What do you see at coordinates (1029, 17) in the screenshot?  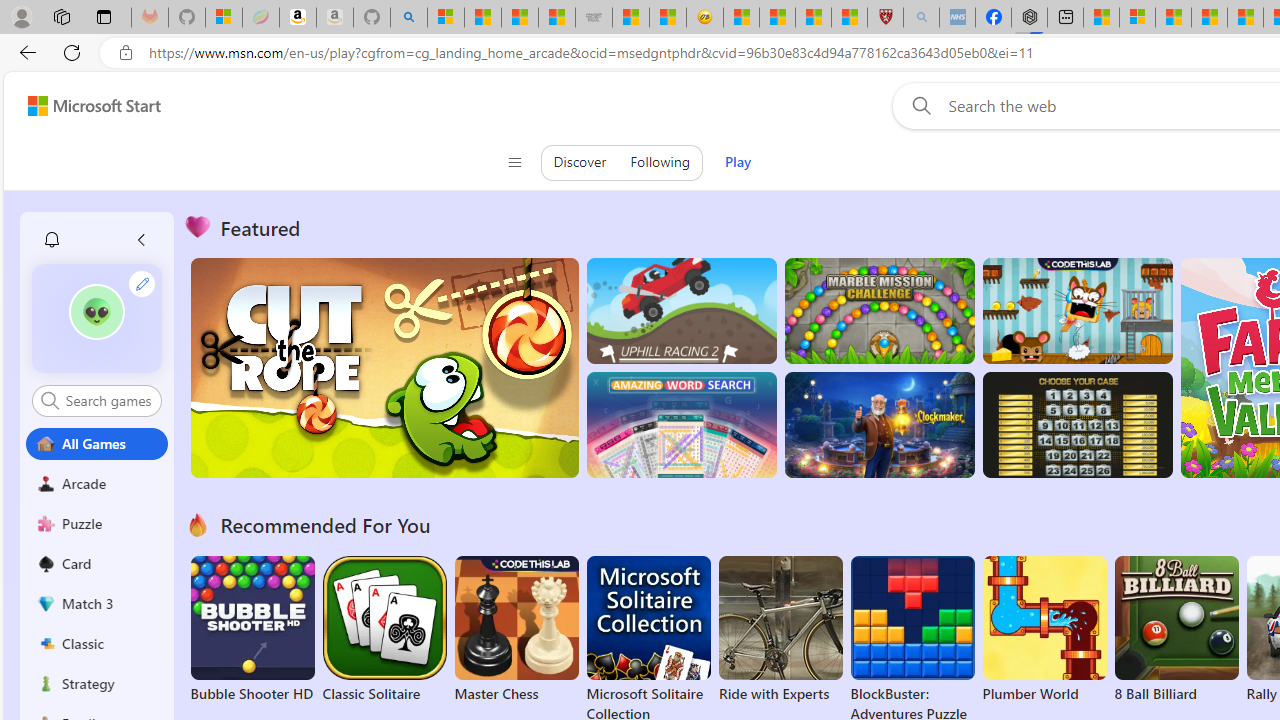 I see `'Nordace - Nordace Siena Is Not An Ordinary Backpack'` at bounding box center [1029, 17].